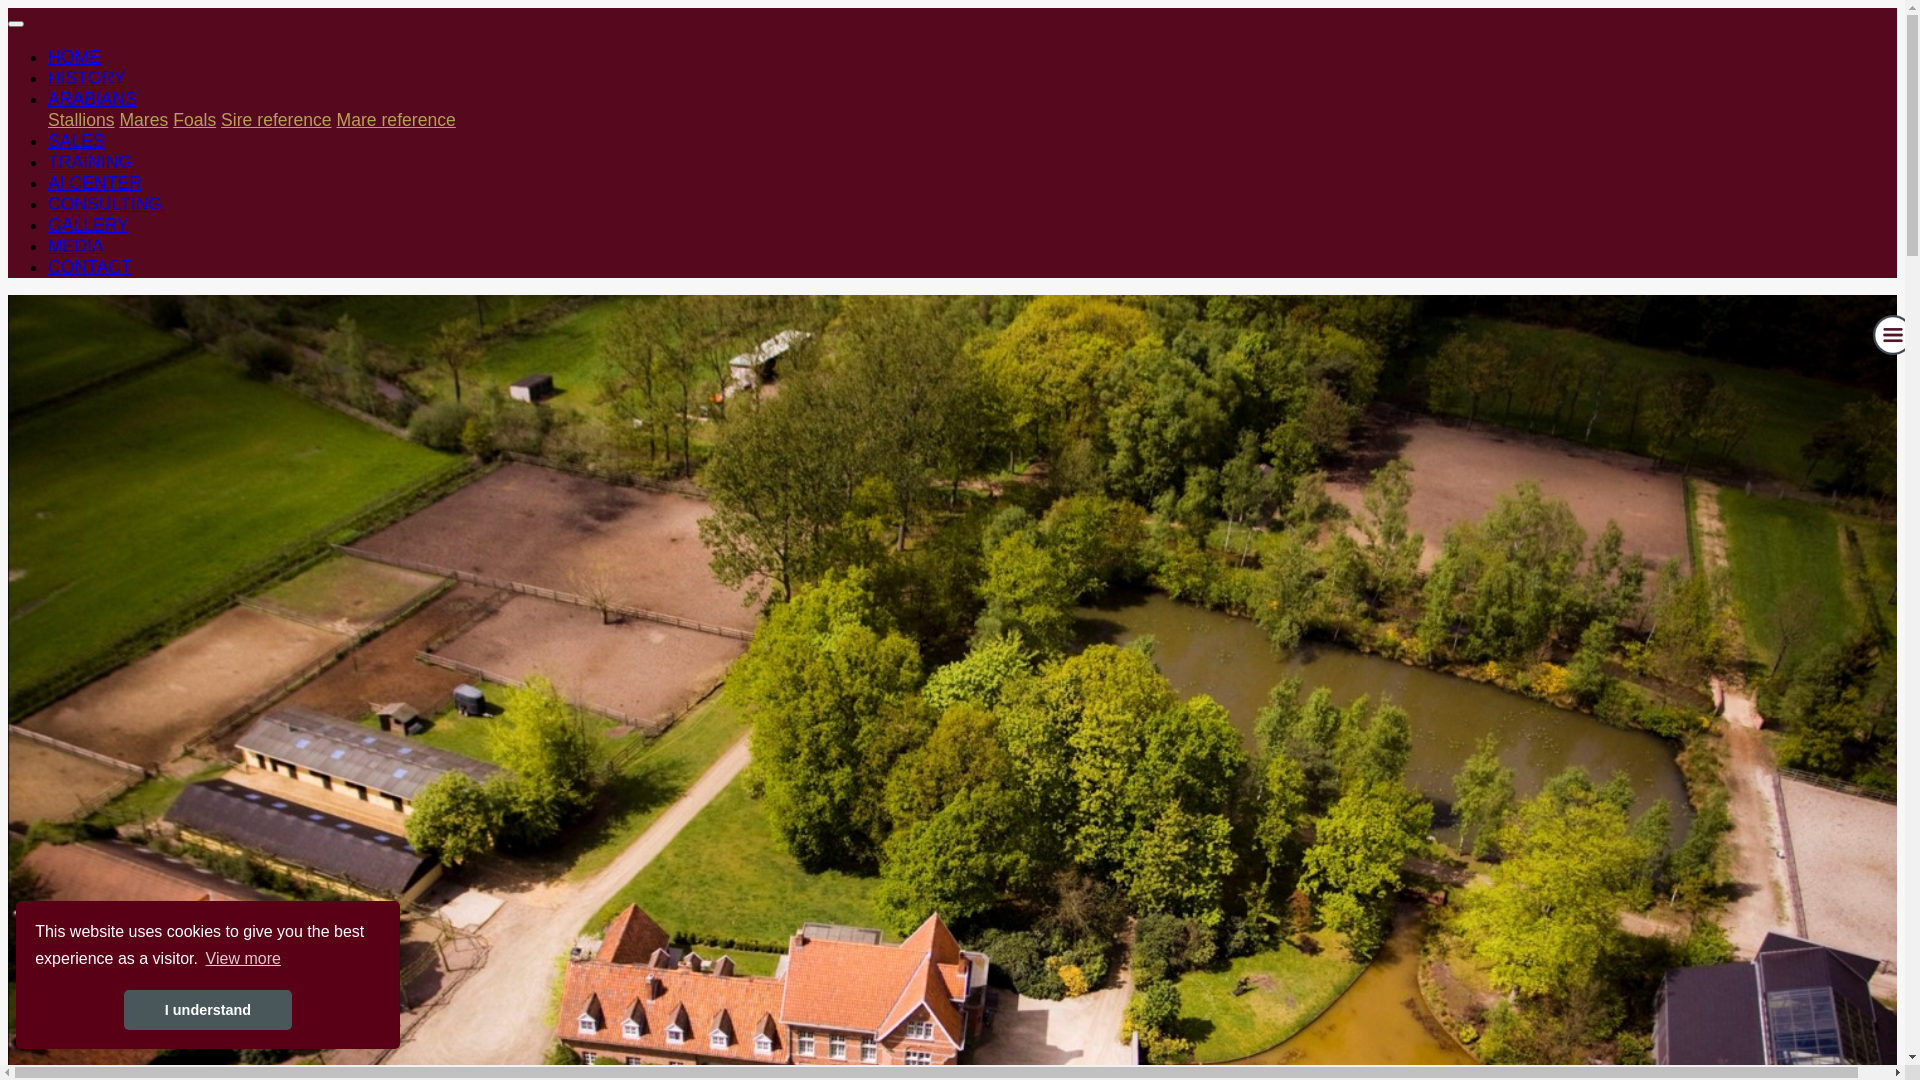 Image resolution: width=1920 pixels, height=1080 pixels. Describe the element at coordinates (91, 99) in the screenshot. I see `'ARABIANS'` at that location.